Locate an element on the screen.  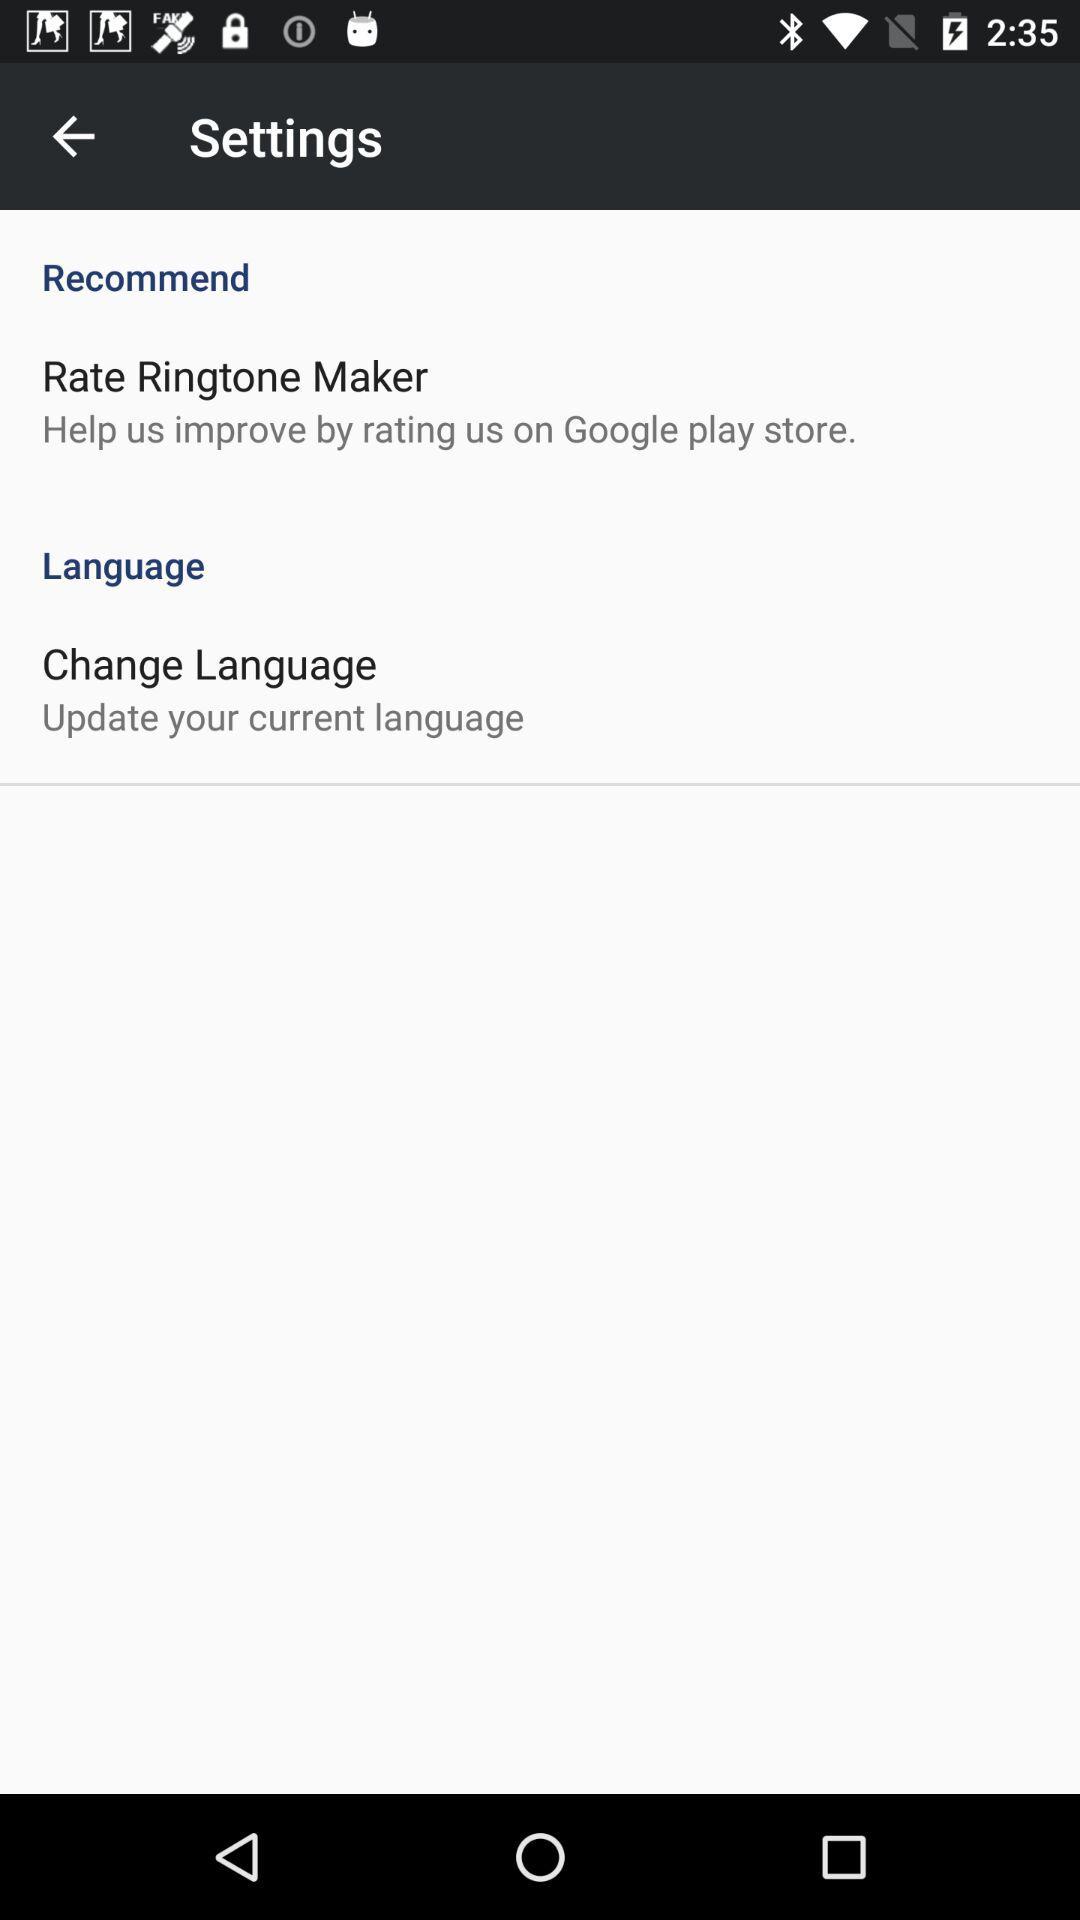
recommend is located at coordinates (540, 254).